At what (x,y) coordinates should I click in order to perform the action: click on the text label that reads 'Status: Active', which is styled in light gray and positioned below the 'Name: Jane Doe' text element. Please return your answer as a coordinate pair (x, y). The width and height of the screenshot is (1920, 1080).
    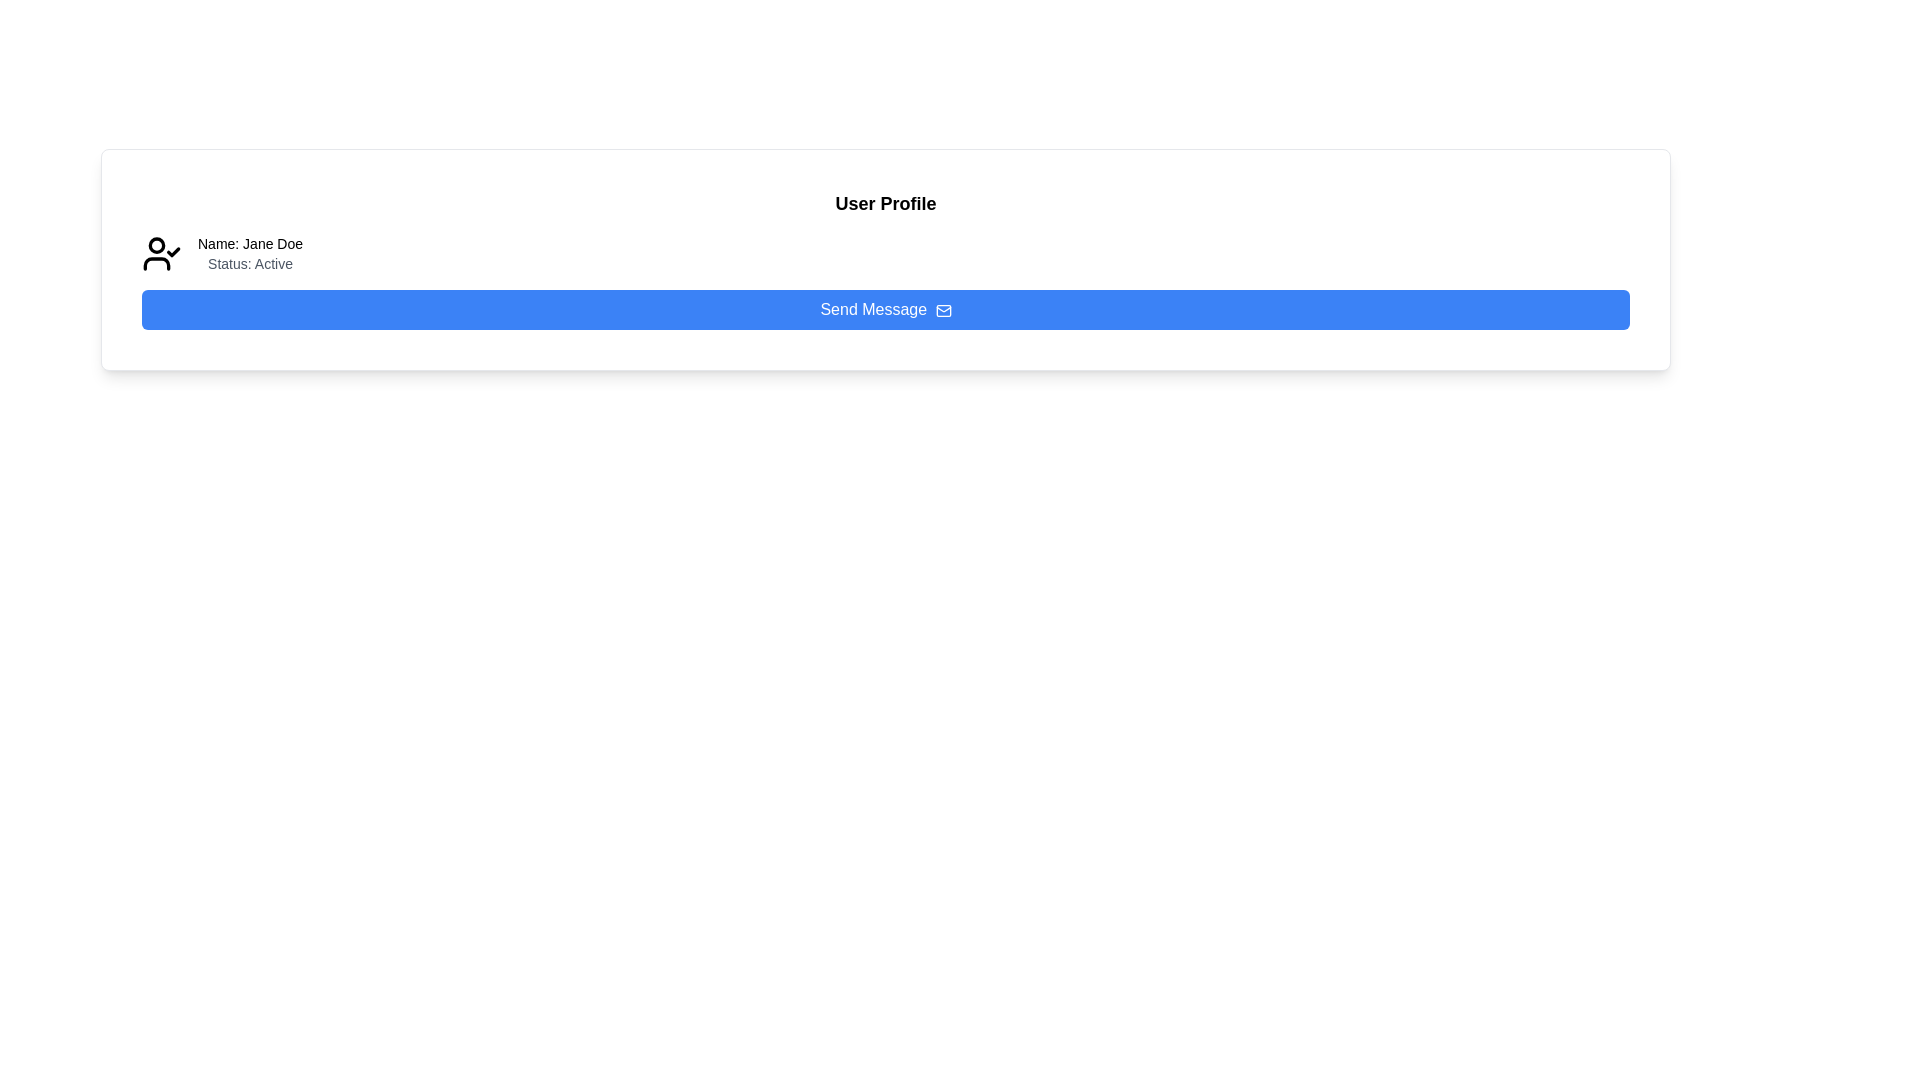
    Looking at the image, I should click on (249, 262).